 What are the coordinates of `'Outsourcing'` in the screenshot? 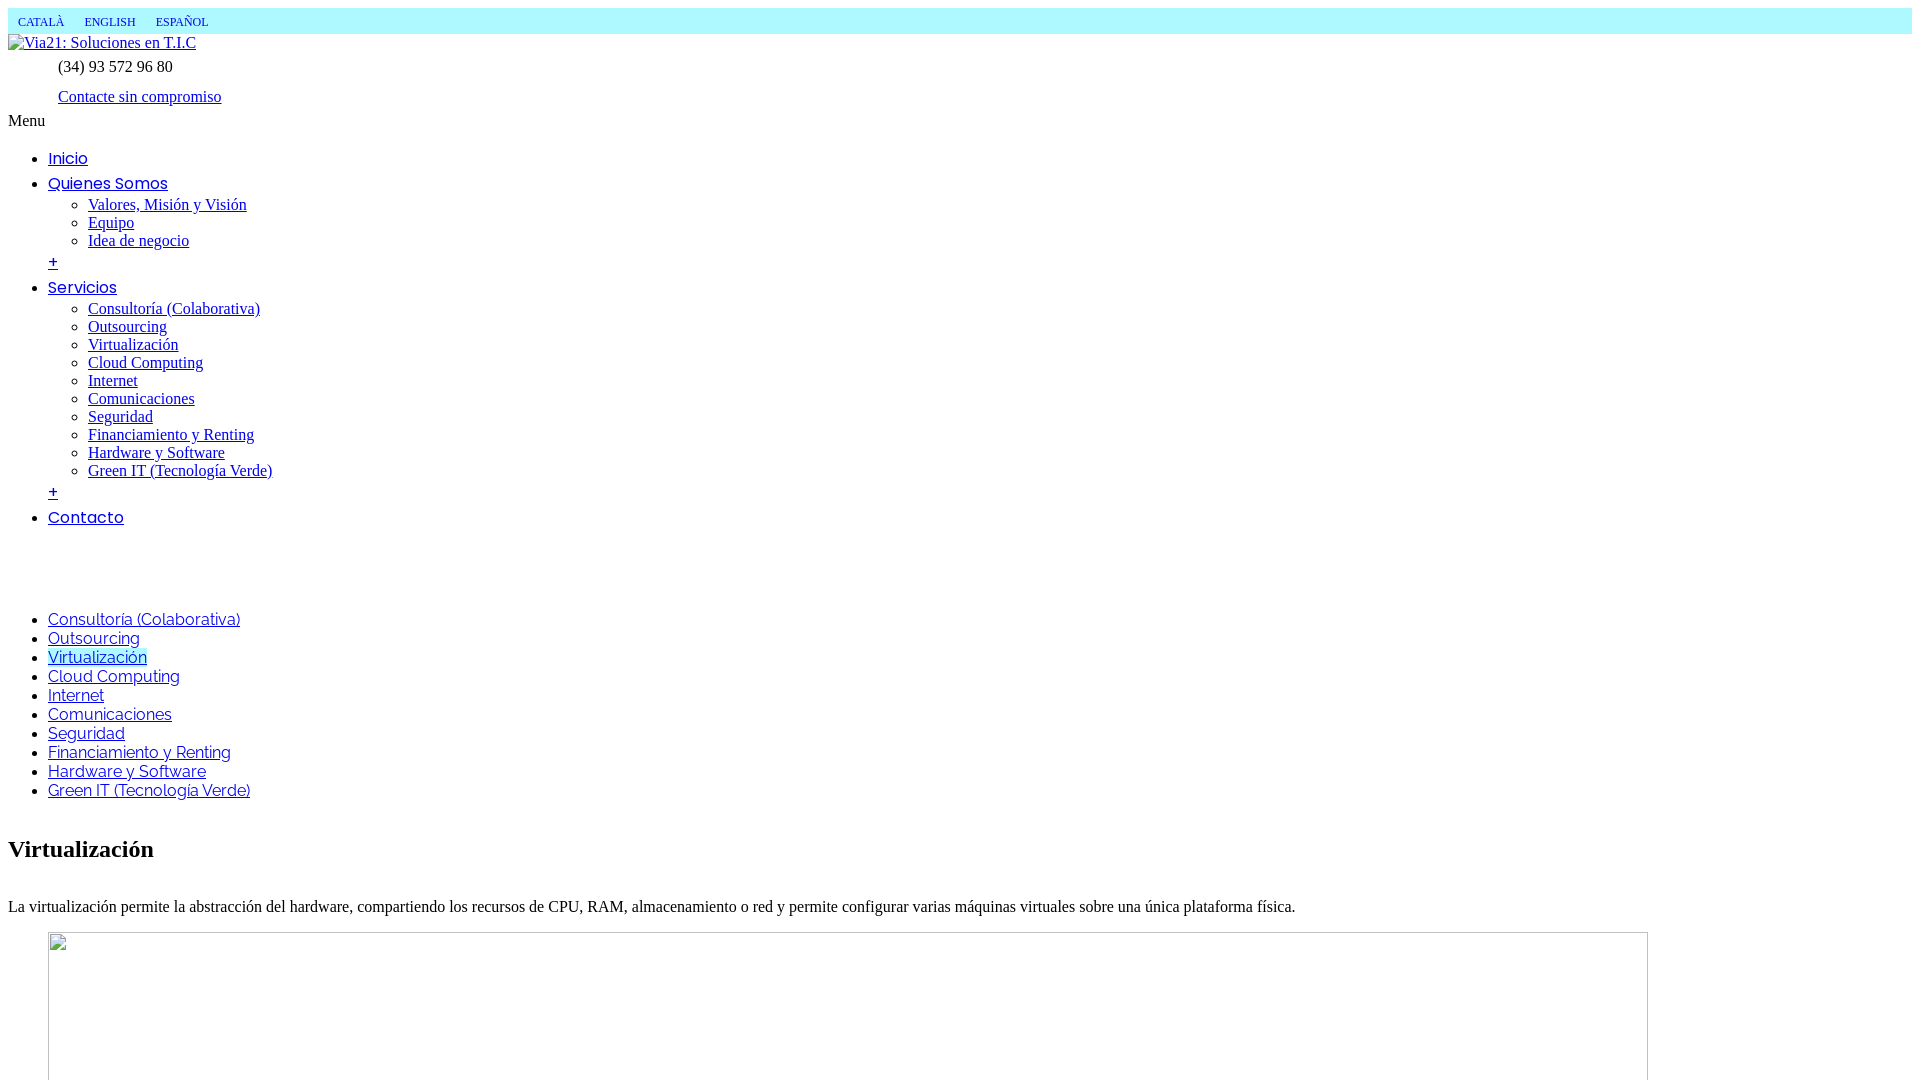 It's located at (93, 638).